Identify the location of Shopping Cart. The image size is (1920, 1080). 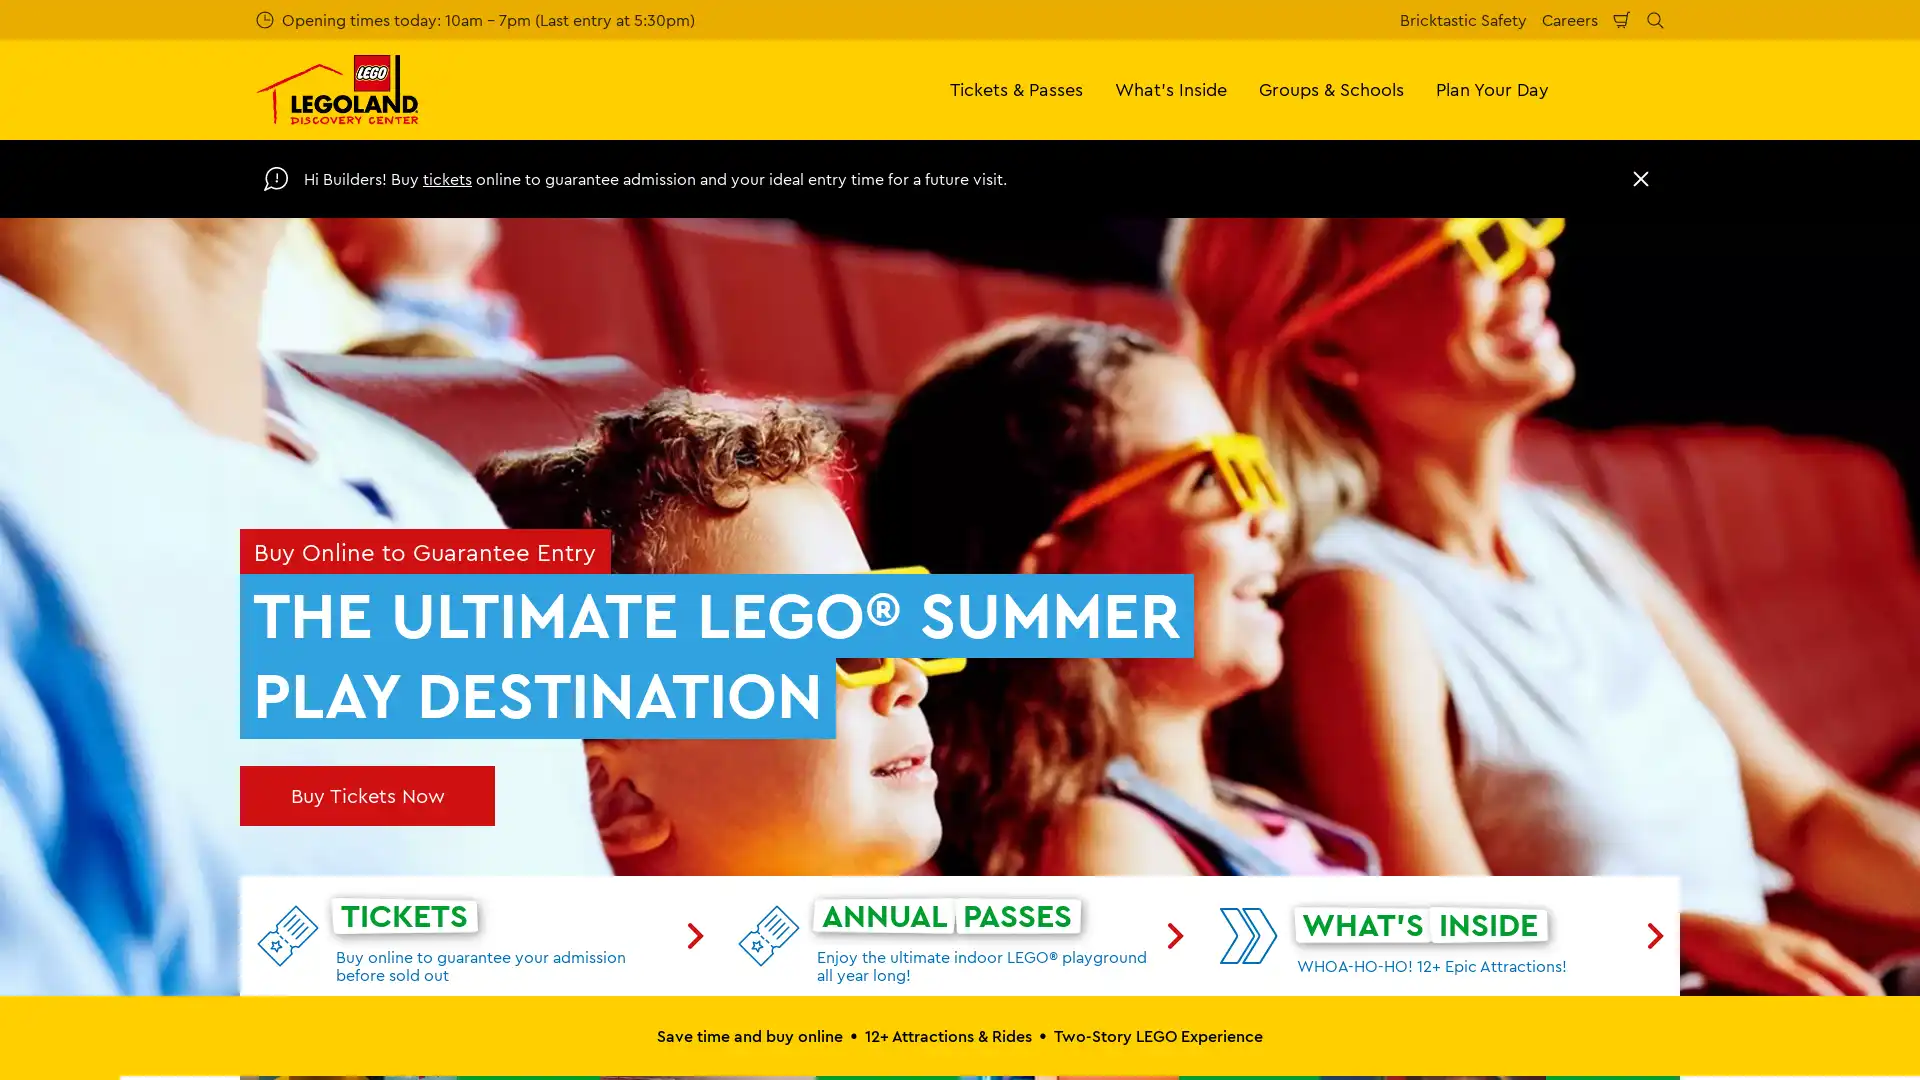
(1622, 19).